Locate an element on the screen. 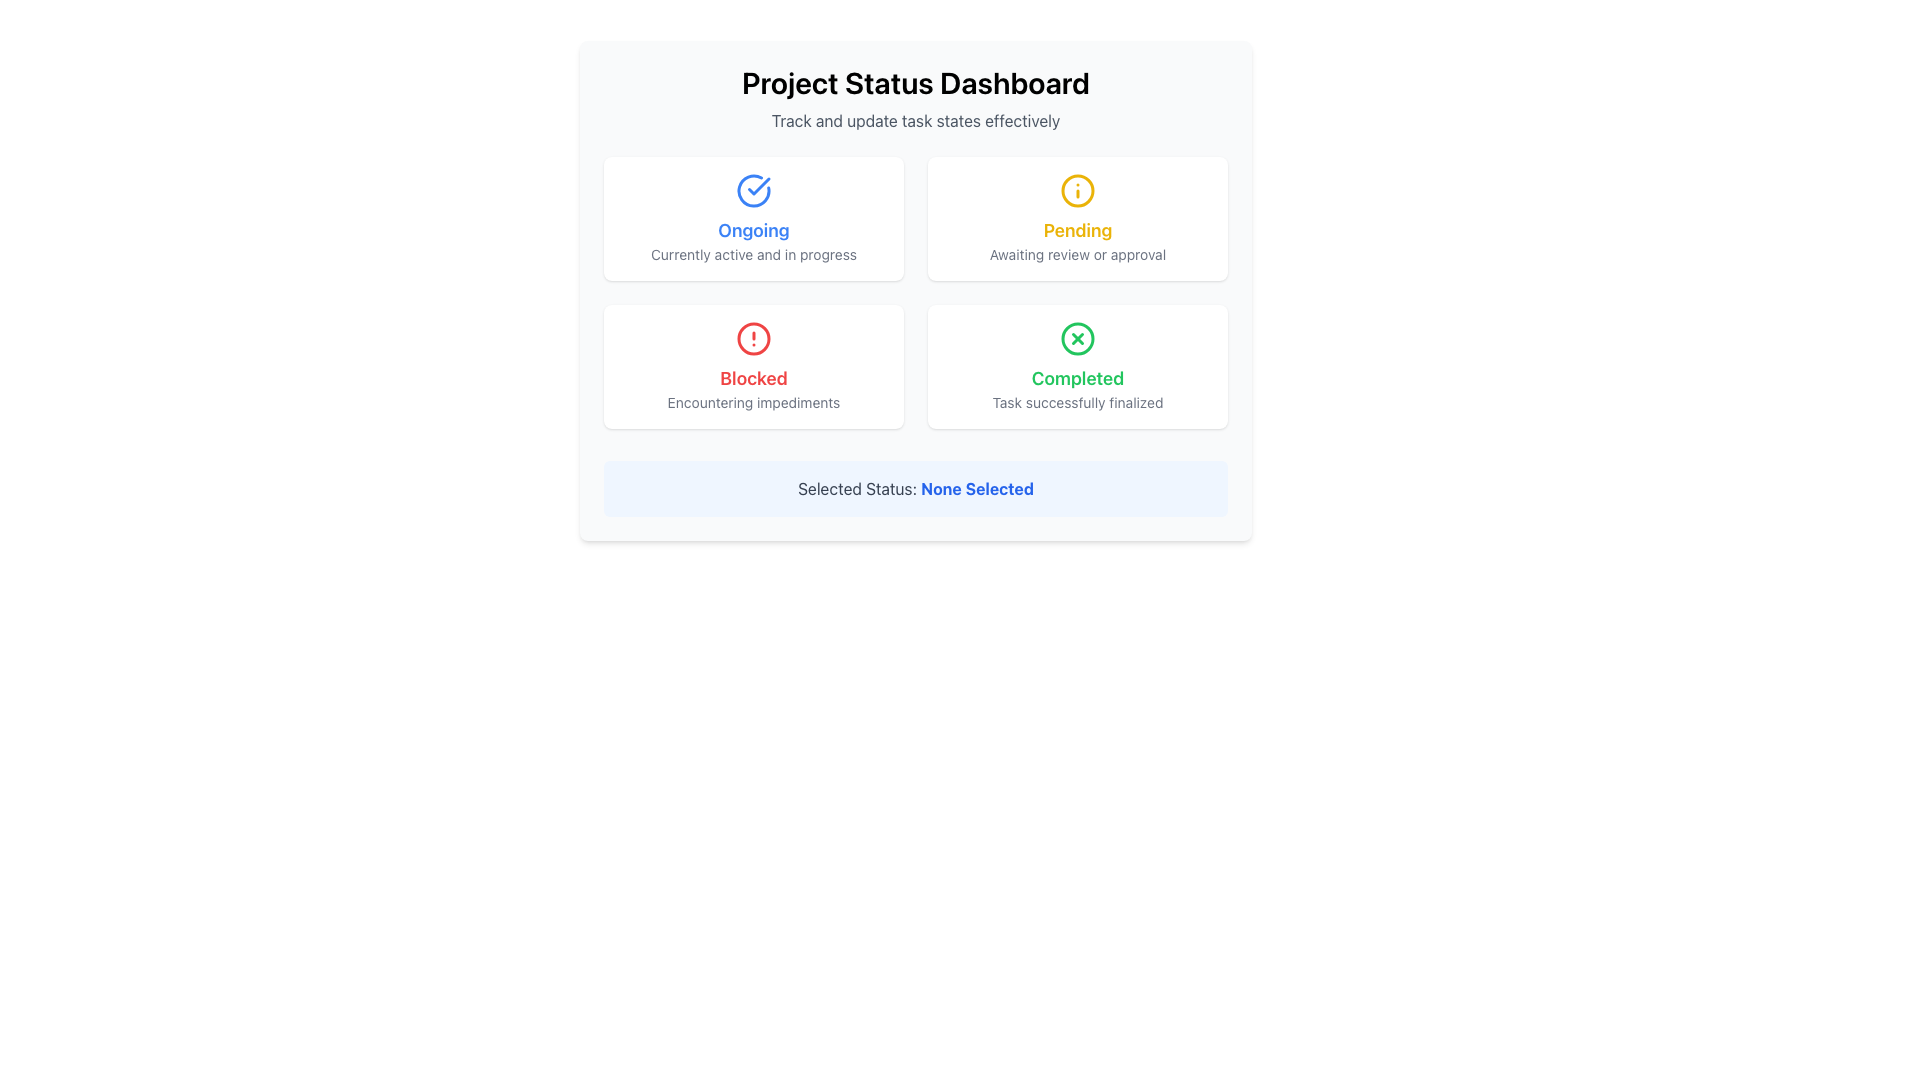 This screenshot has height=1080, width=1920. the text label displaying 'Awaiting review or approval' located at the bottom of the 'Pending' card in the main dashboard area is located at coordinates (1077, 253).